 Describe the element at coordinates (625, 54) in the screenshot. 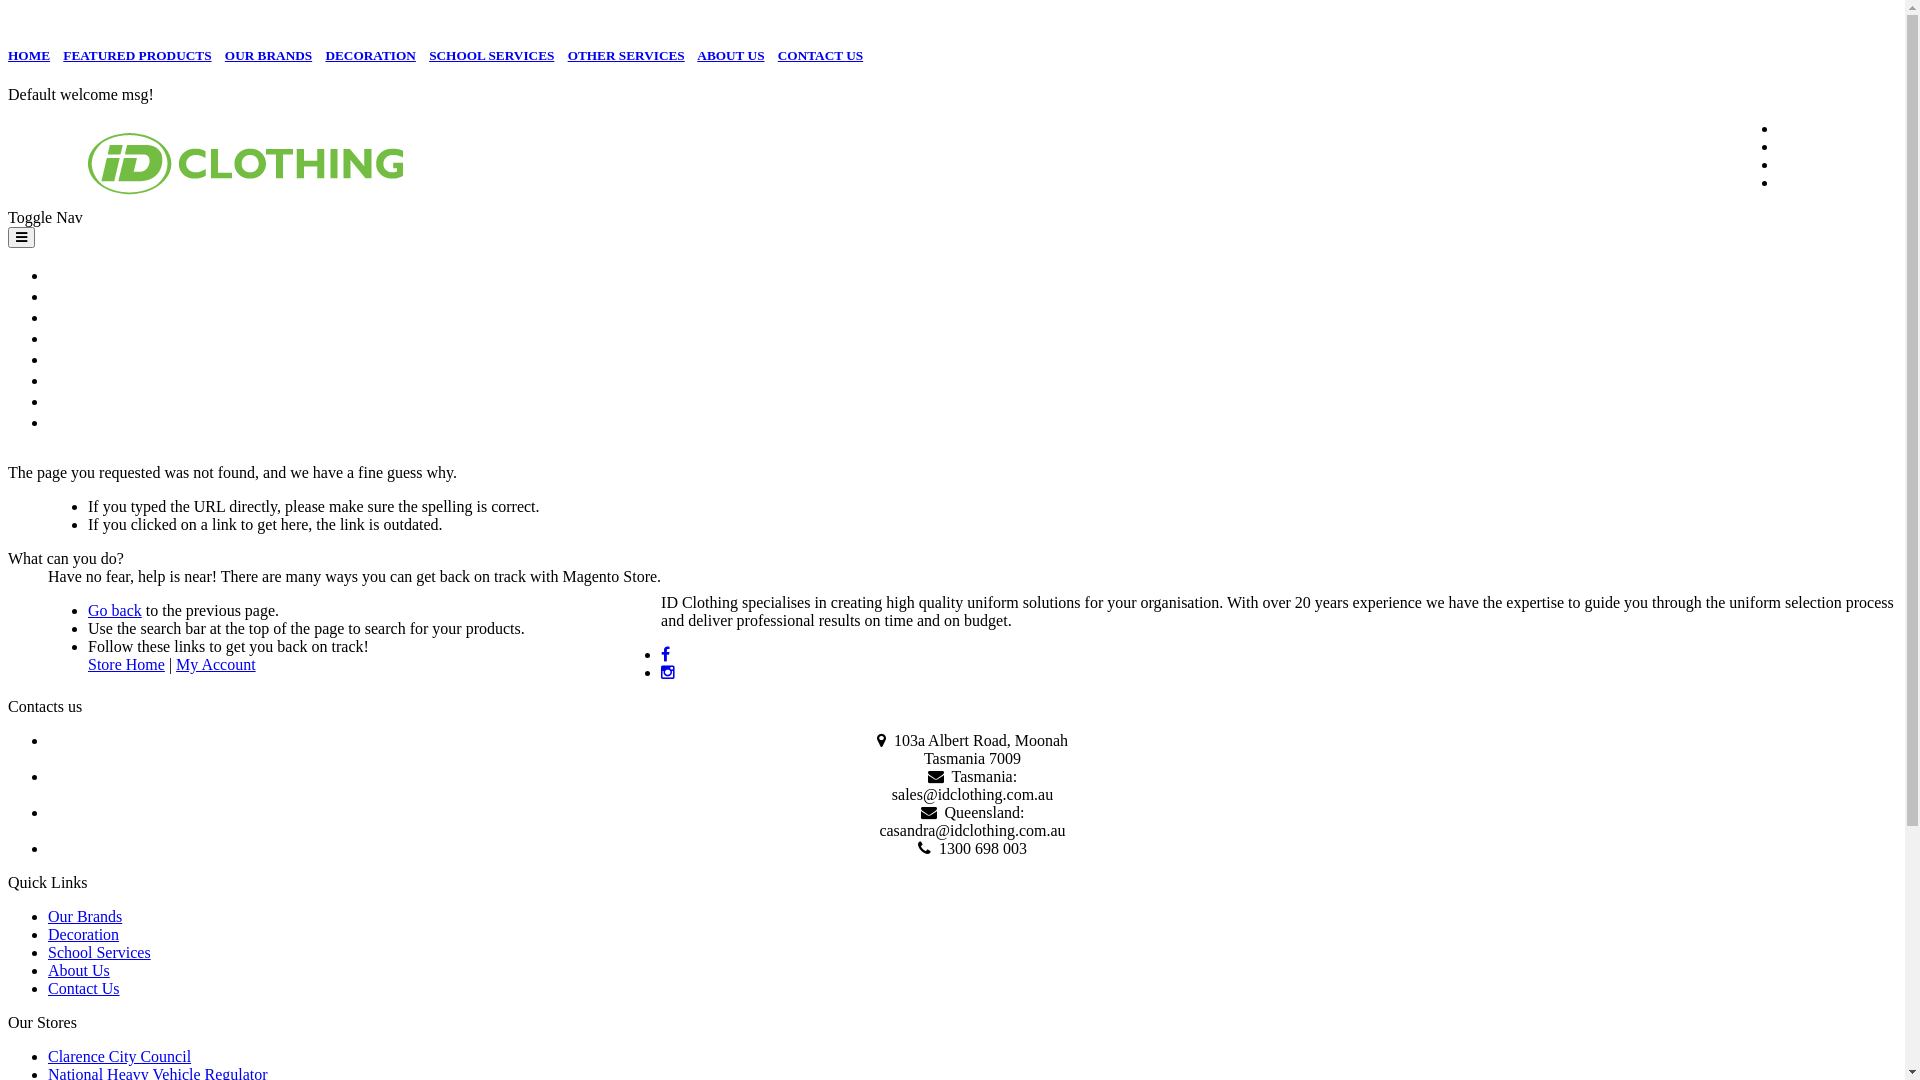

I see `'OTHER SERVICES'` at that location.